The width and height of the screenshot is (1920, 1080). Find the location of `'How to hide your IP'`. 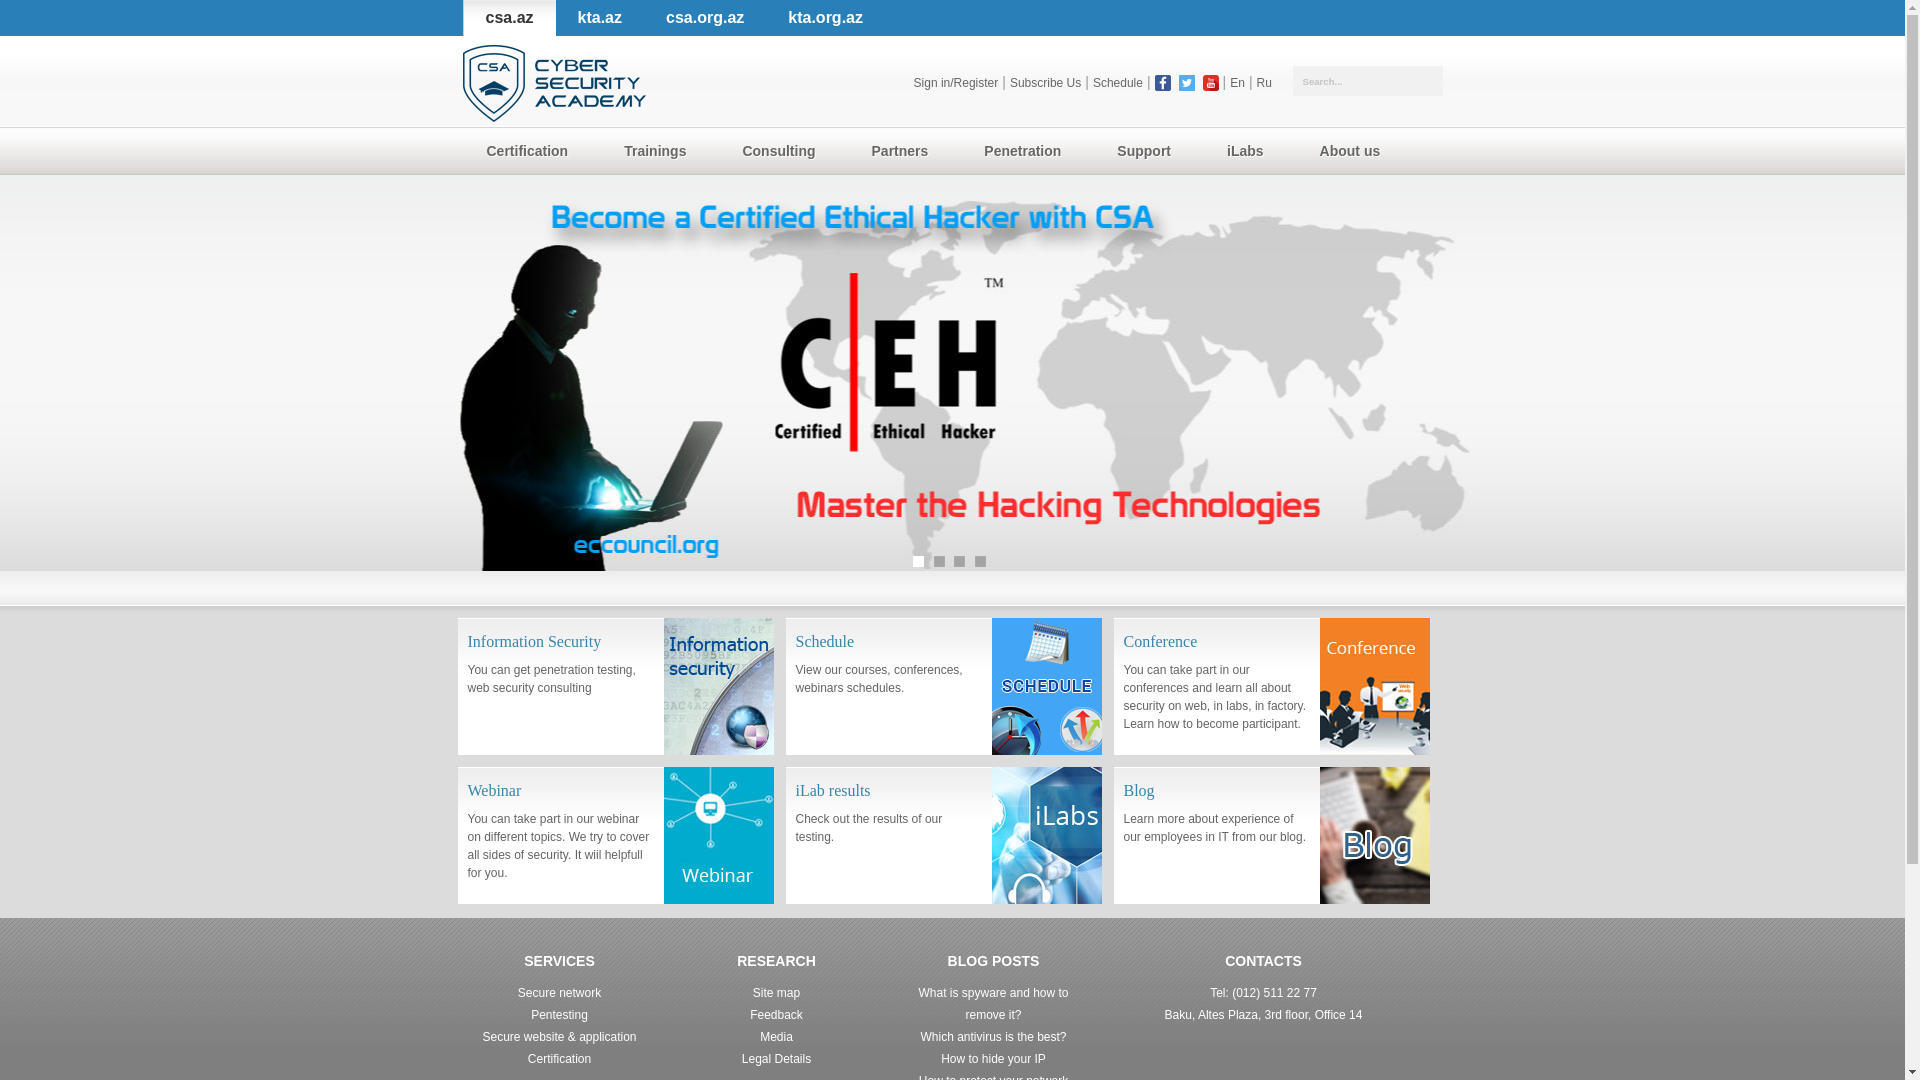

'How to hide your IP' is located at coordinates (939, 1058).